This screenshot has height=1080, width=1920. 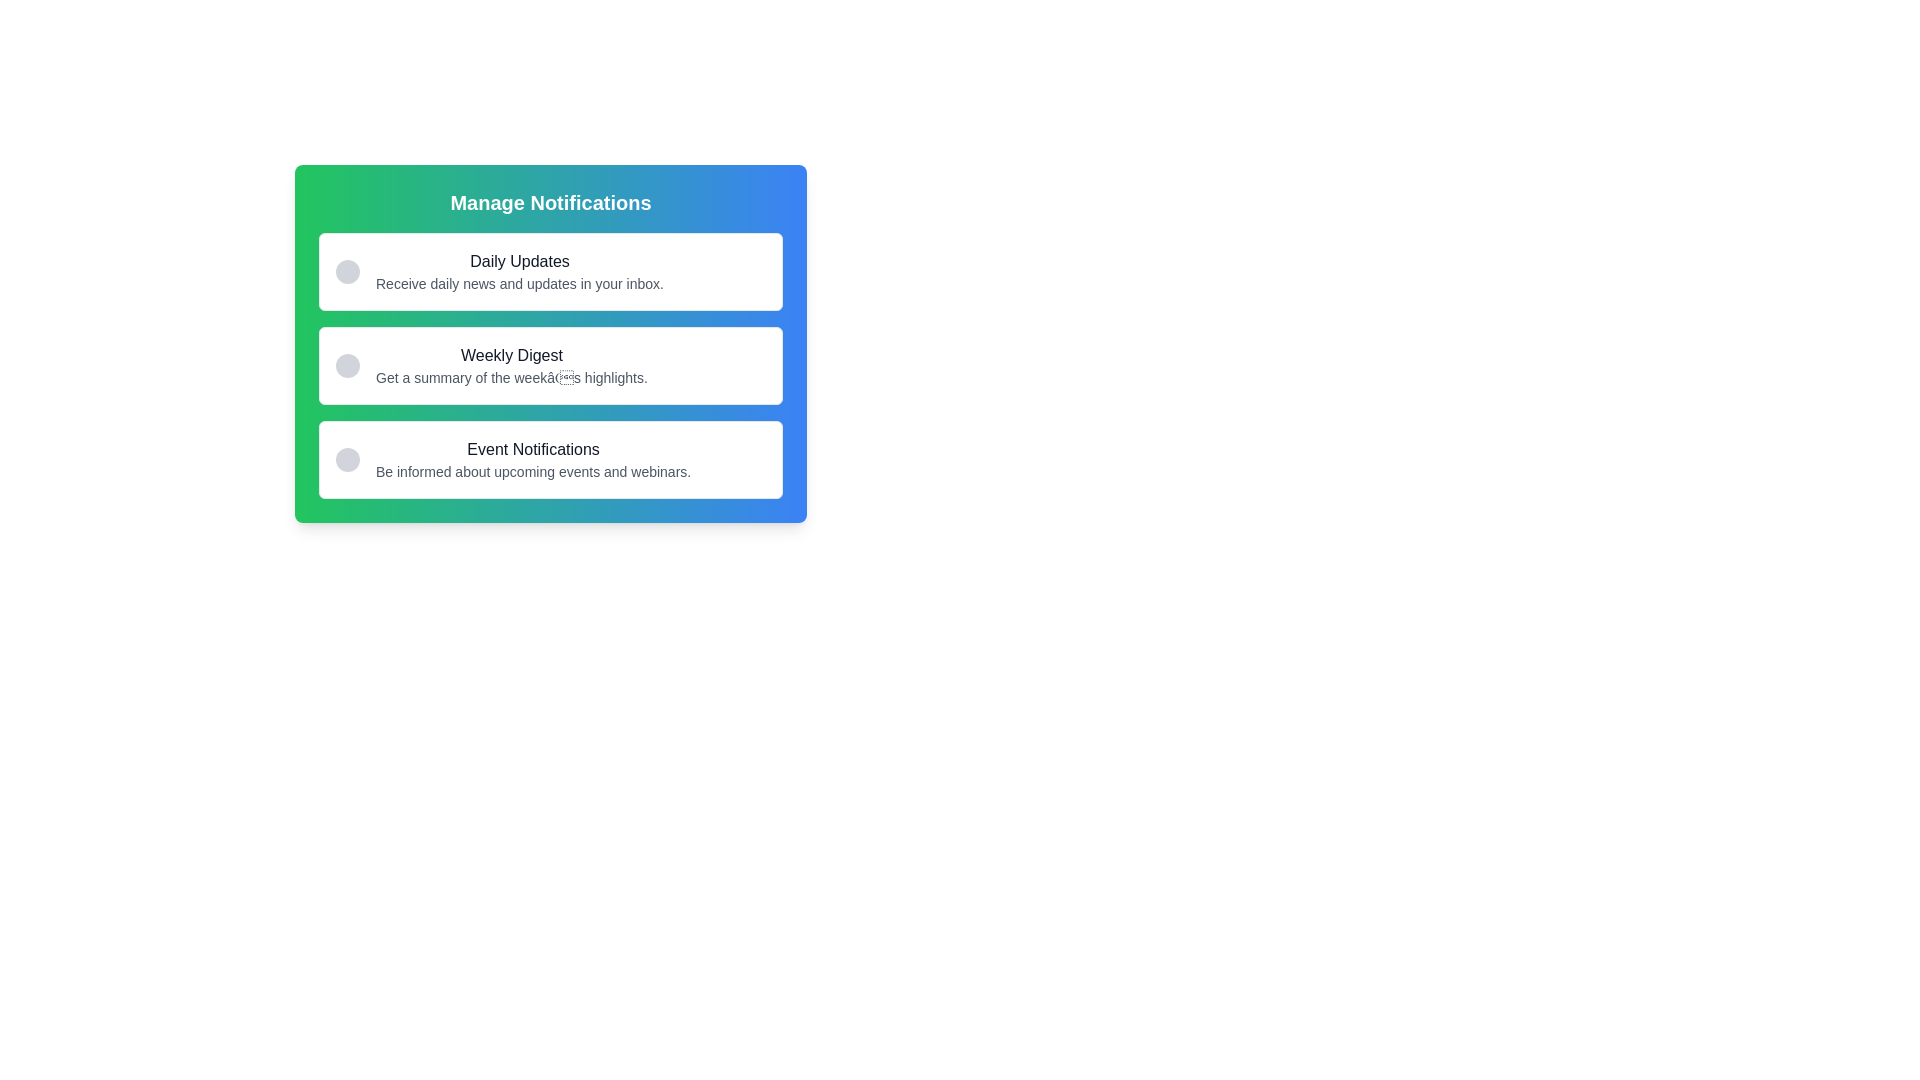 What do you see at coordinates (533, 471) in the screenshot?
I see `the text label displaying 'Be informed about upcoming events and webinars.' which is below the heading 'Event Notifications'` at bounding box center [533, 471].